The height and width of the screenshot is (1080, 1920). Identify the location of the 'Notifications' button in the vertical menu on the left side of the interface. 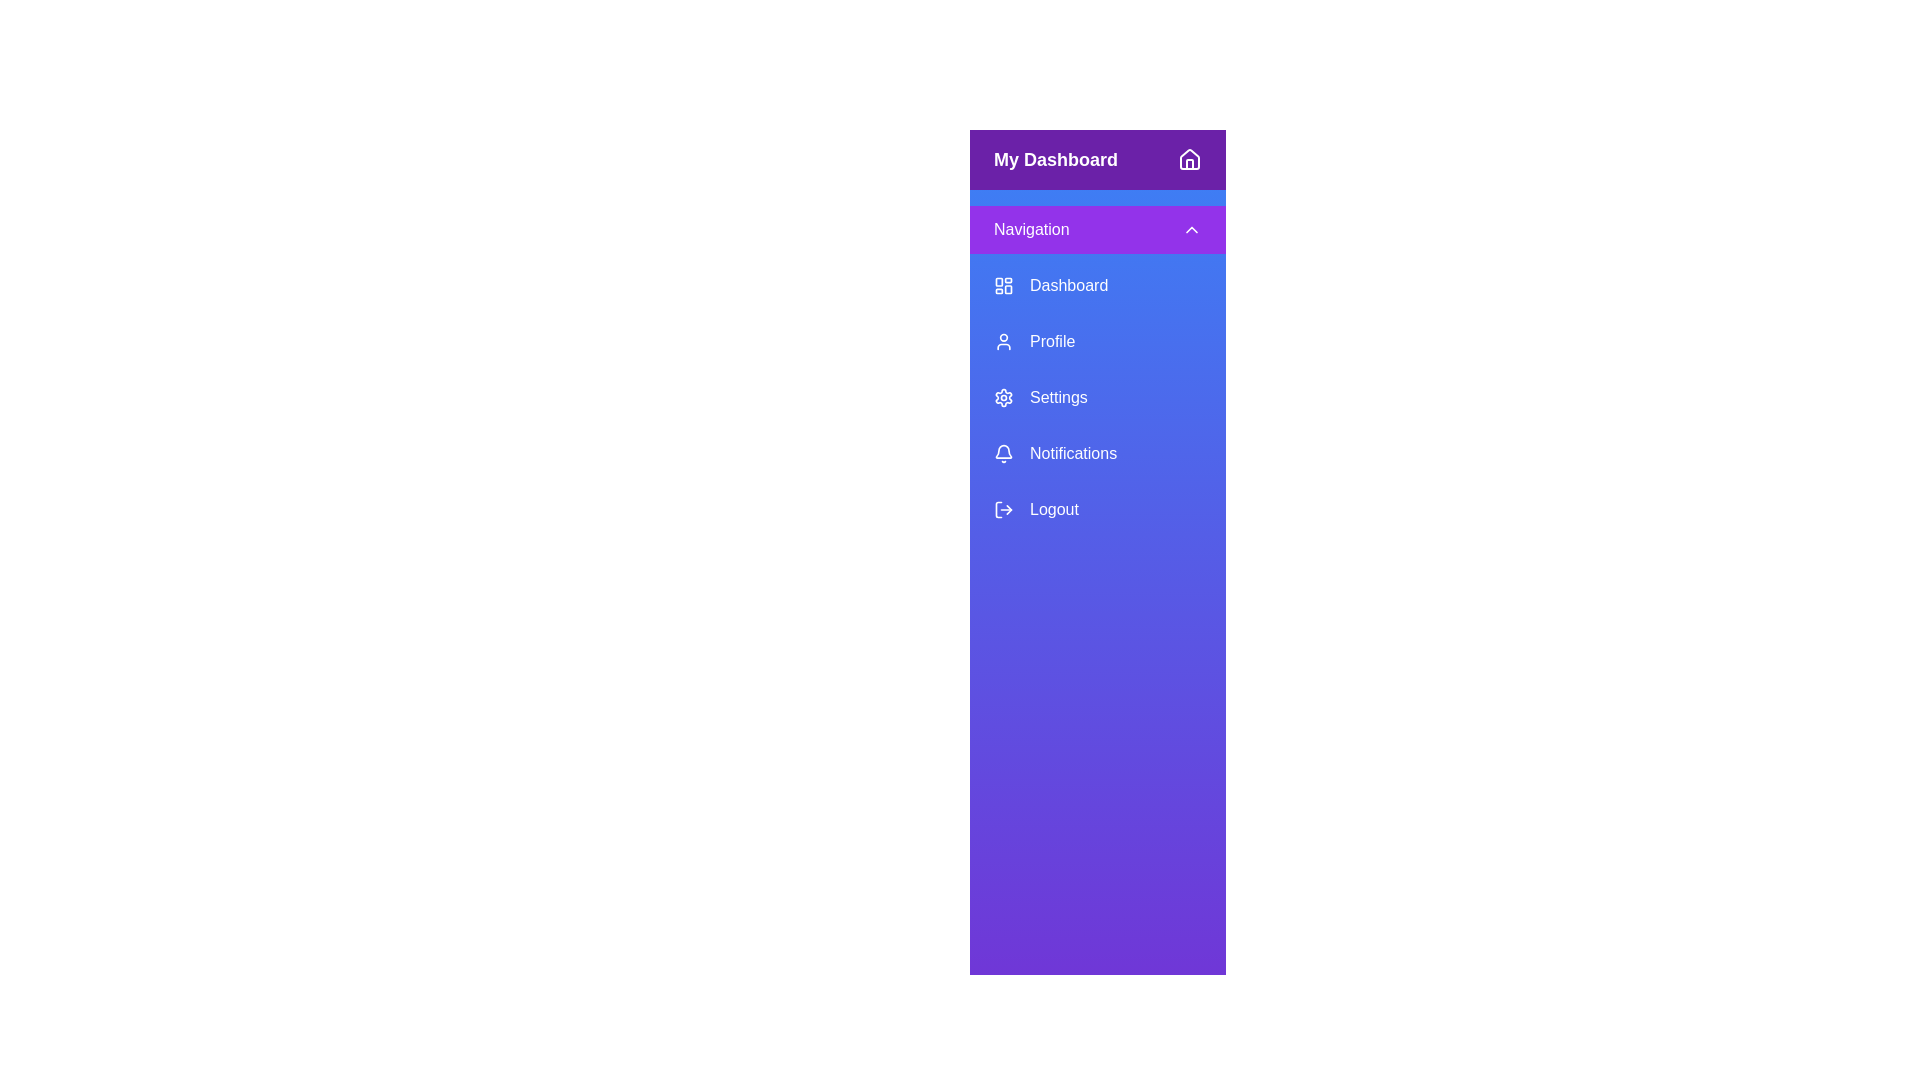
(1097, 454).